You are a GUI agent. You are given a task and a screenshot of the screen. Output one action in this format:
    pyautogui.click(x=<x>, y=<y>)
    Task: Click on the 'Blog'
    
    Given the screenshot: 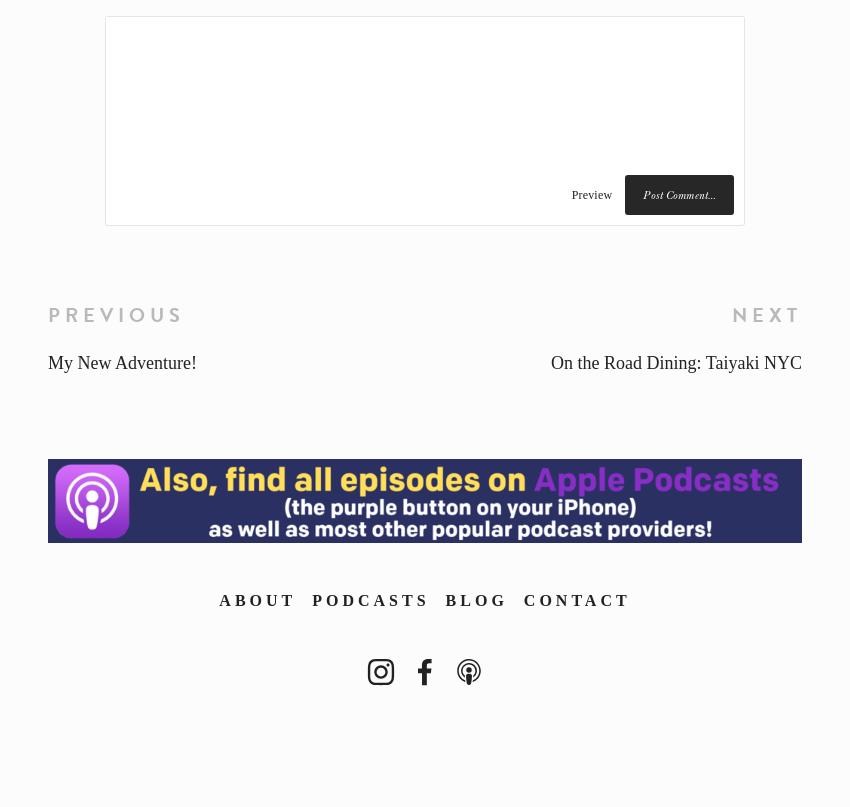 What is the action you would take?
    pyautogui.click(x=476, y=599)
    